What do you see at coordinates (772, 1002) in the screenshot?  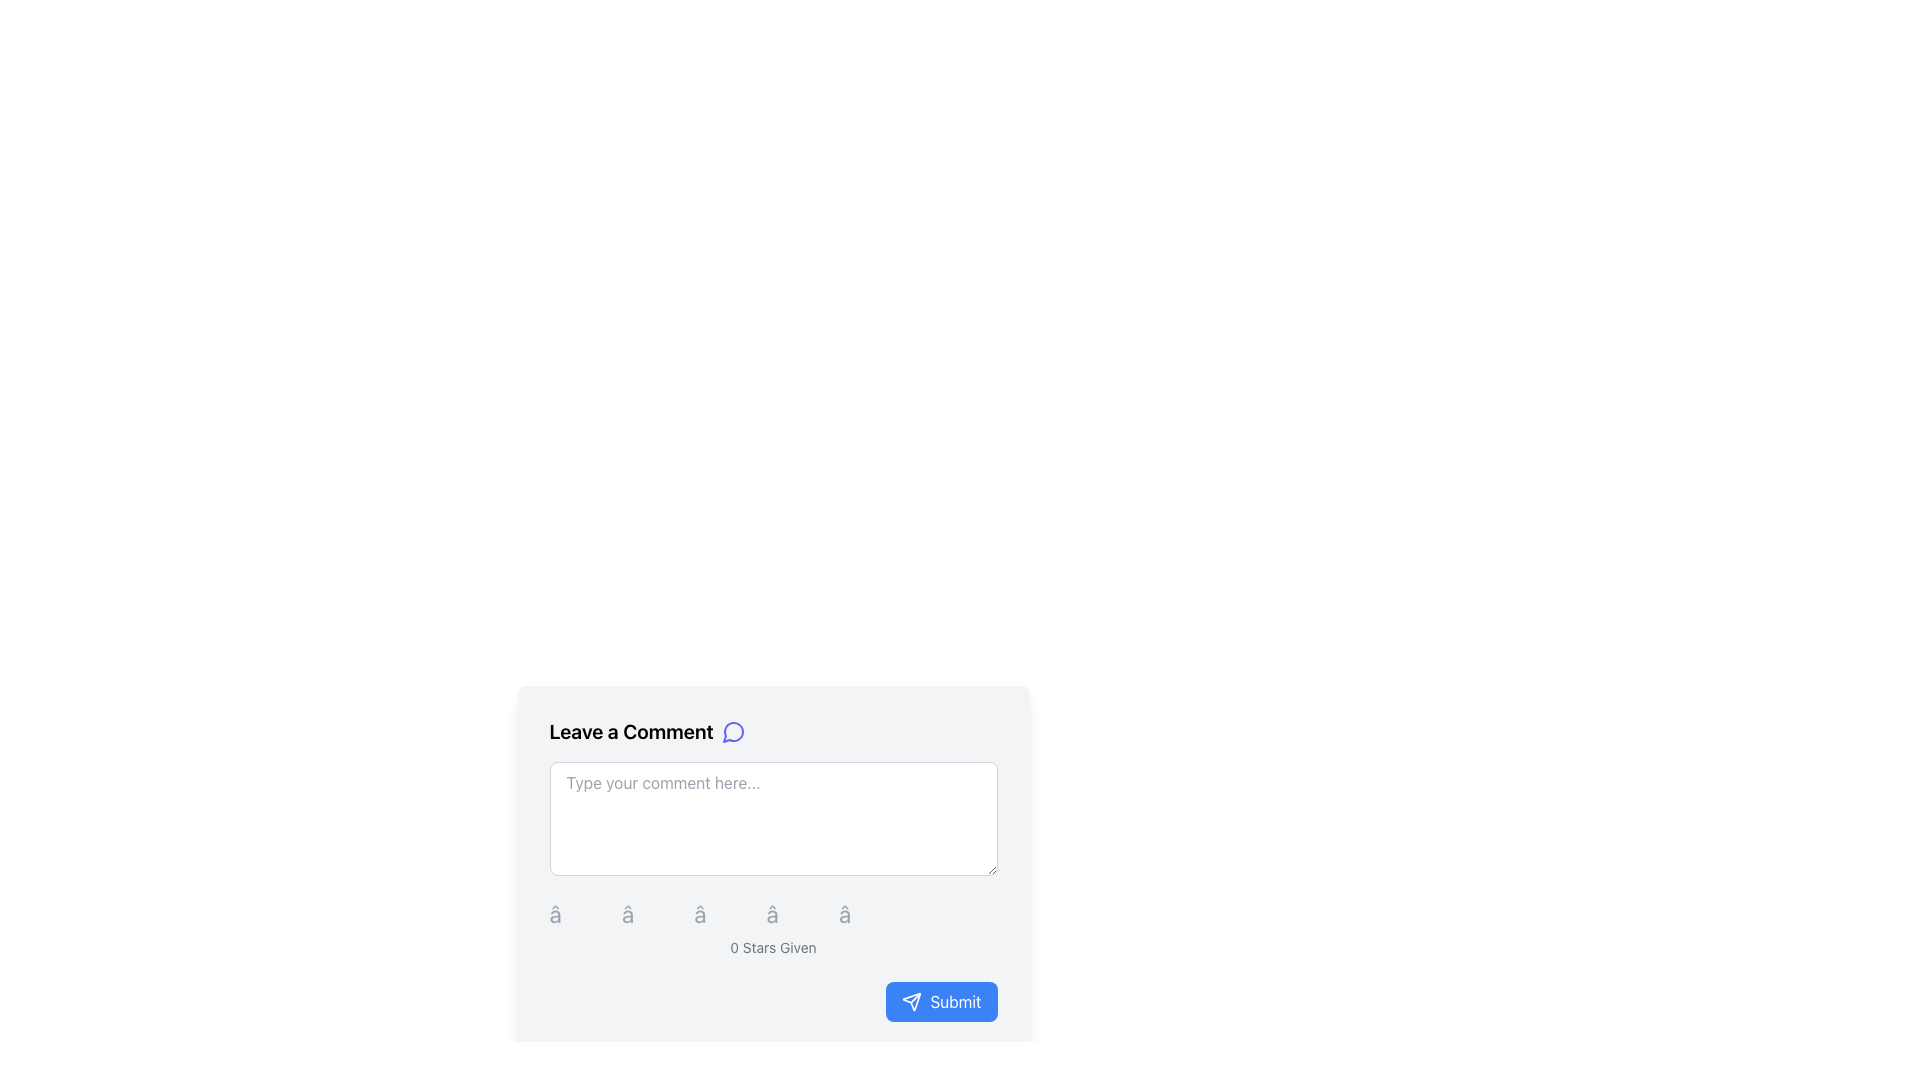 I see `the submit button located in the 'Leave a Comment' section` at bounding box center [772, 1002].